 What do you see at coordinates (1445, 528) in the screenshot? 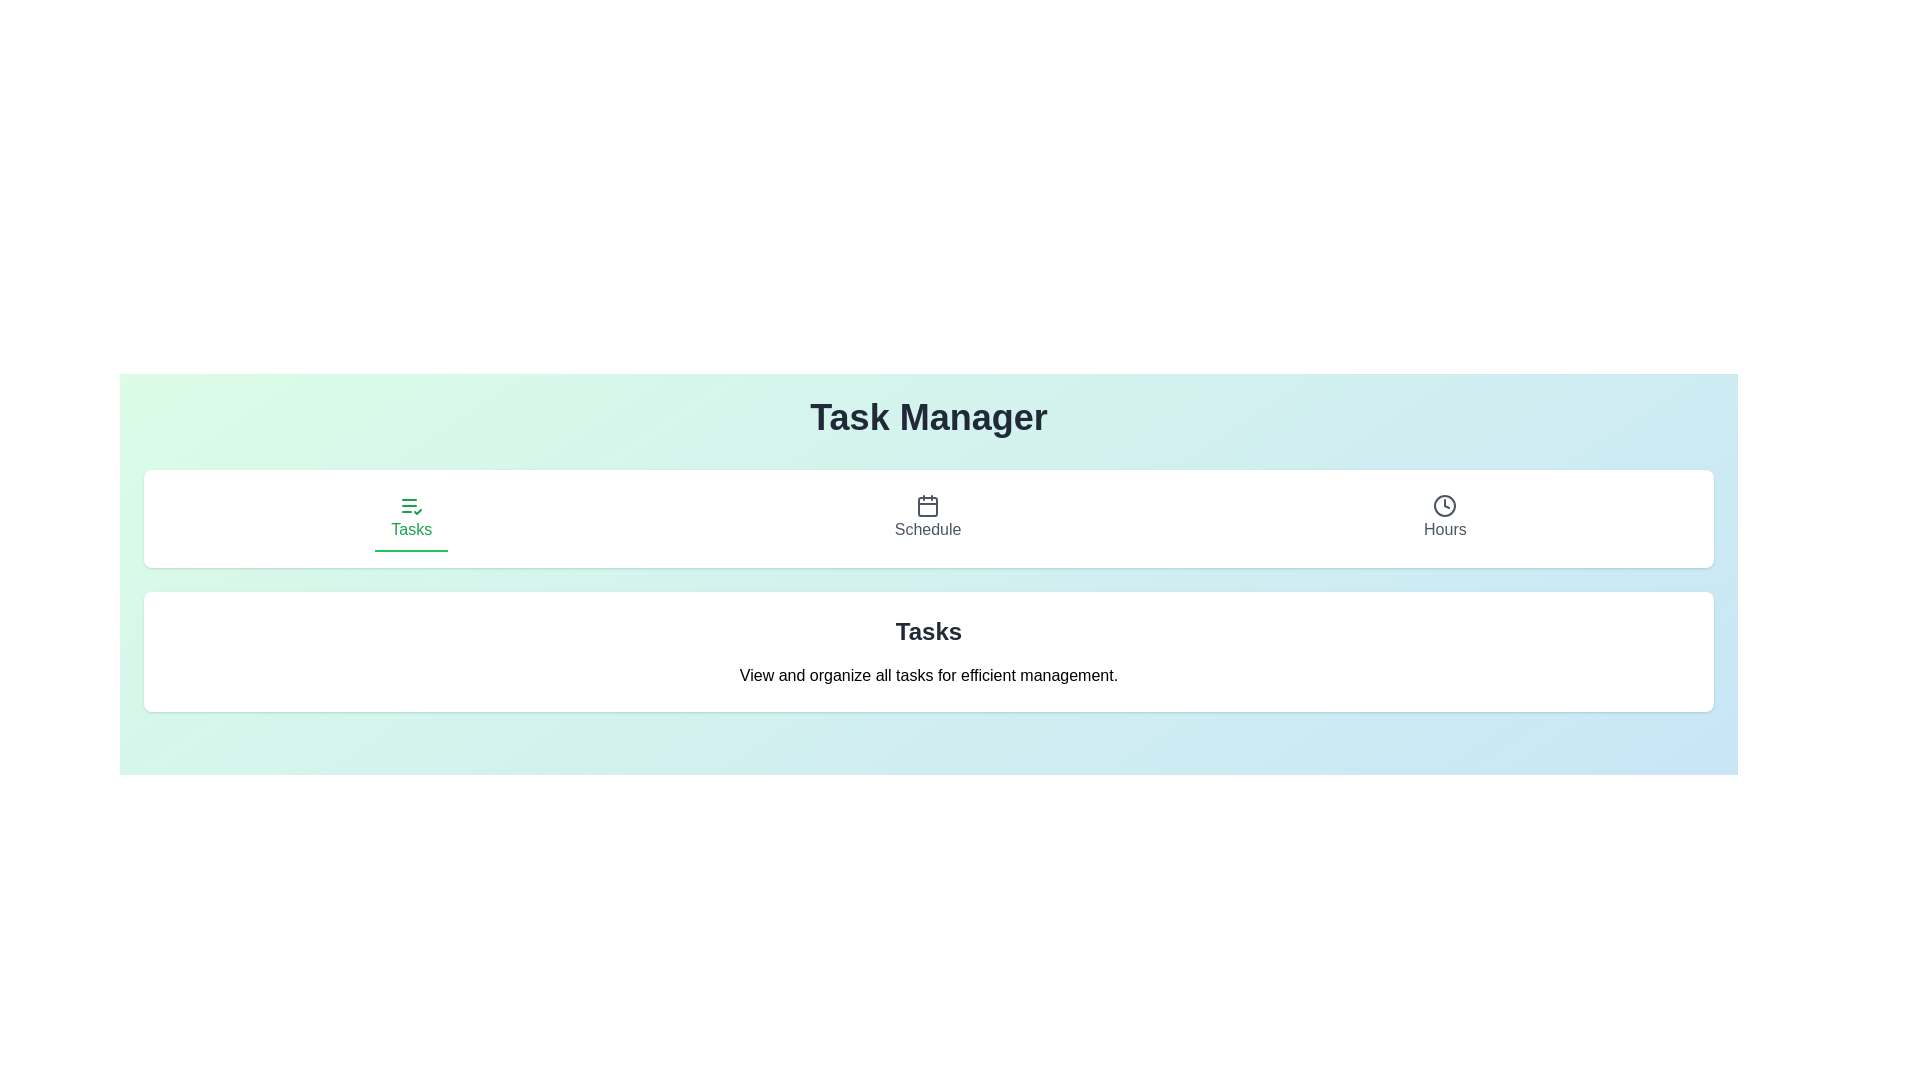
I see `the 'Hours' text label, which is part of a button-like UI component located beneath a clock icon` at bounding box center [1445, 528].